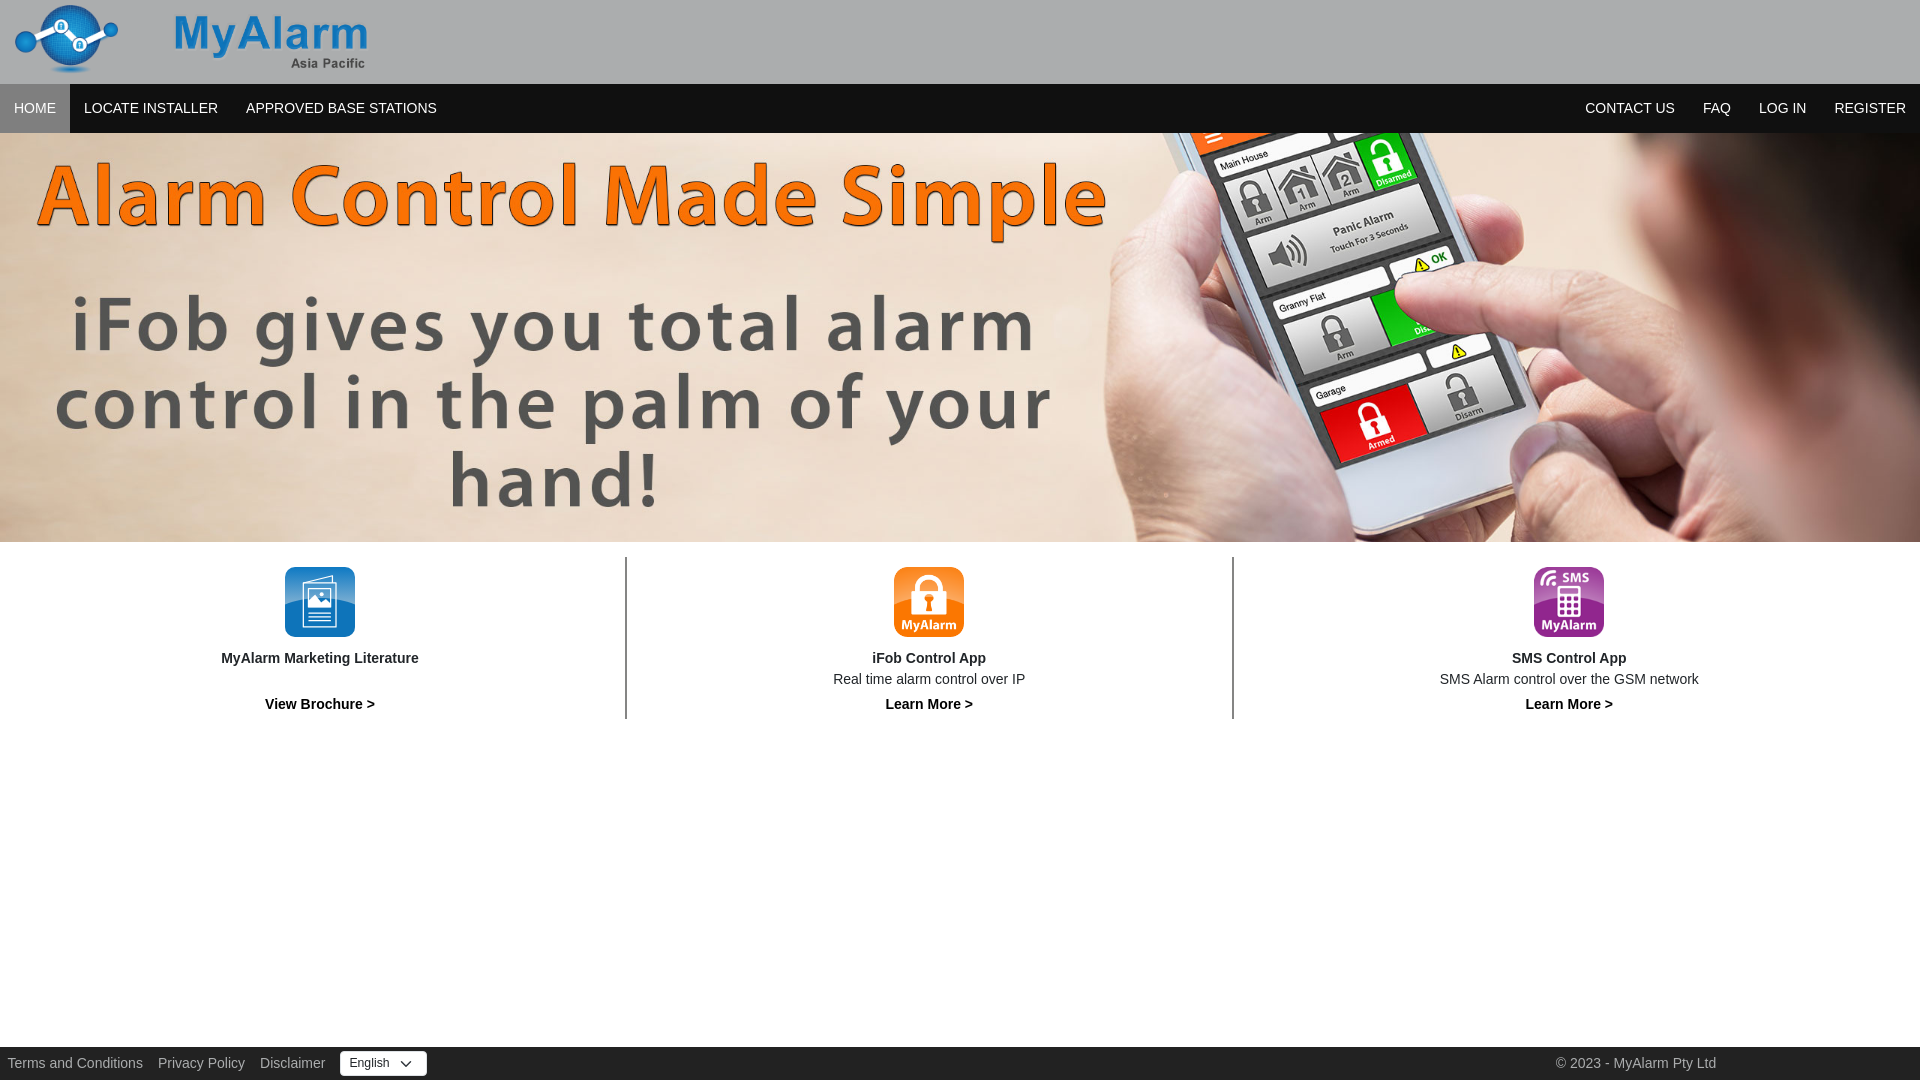  What do you see at coordinates (1744, 108) in the screenshot?
I see `'LOG IN'` at bounding box center [1744, 108].